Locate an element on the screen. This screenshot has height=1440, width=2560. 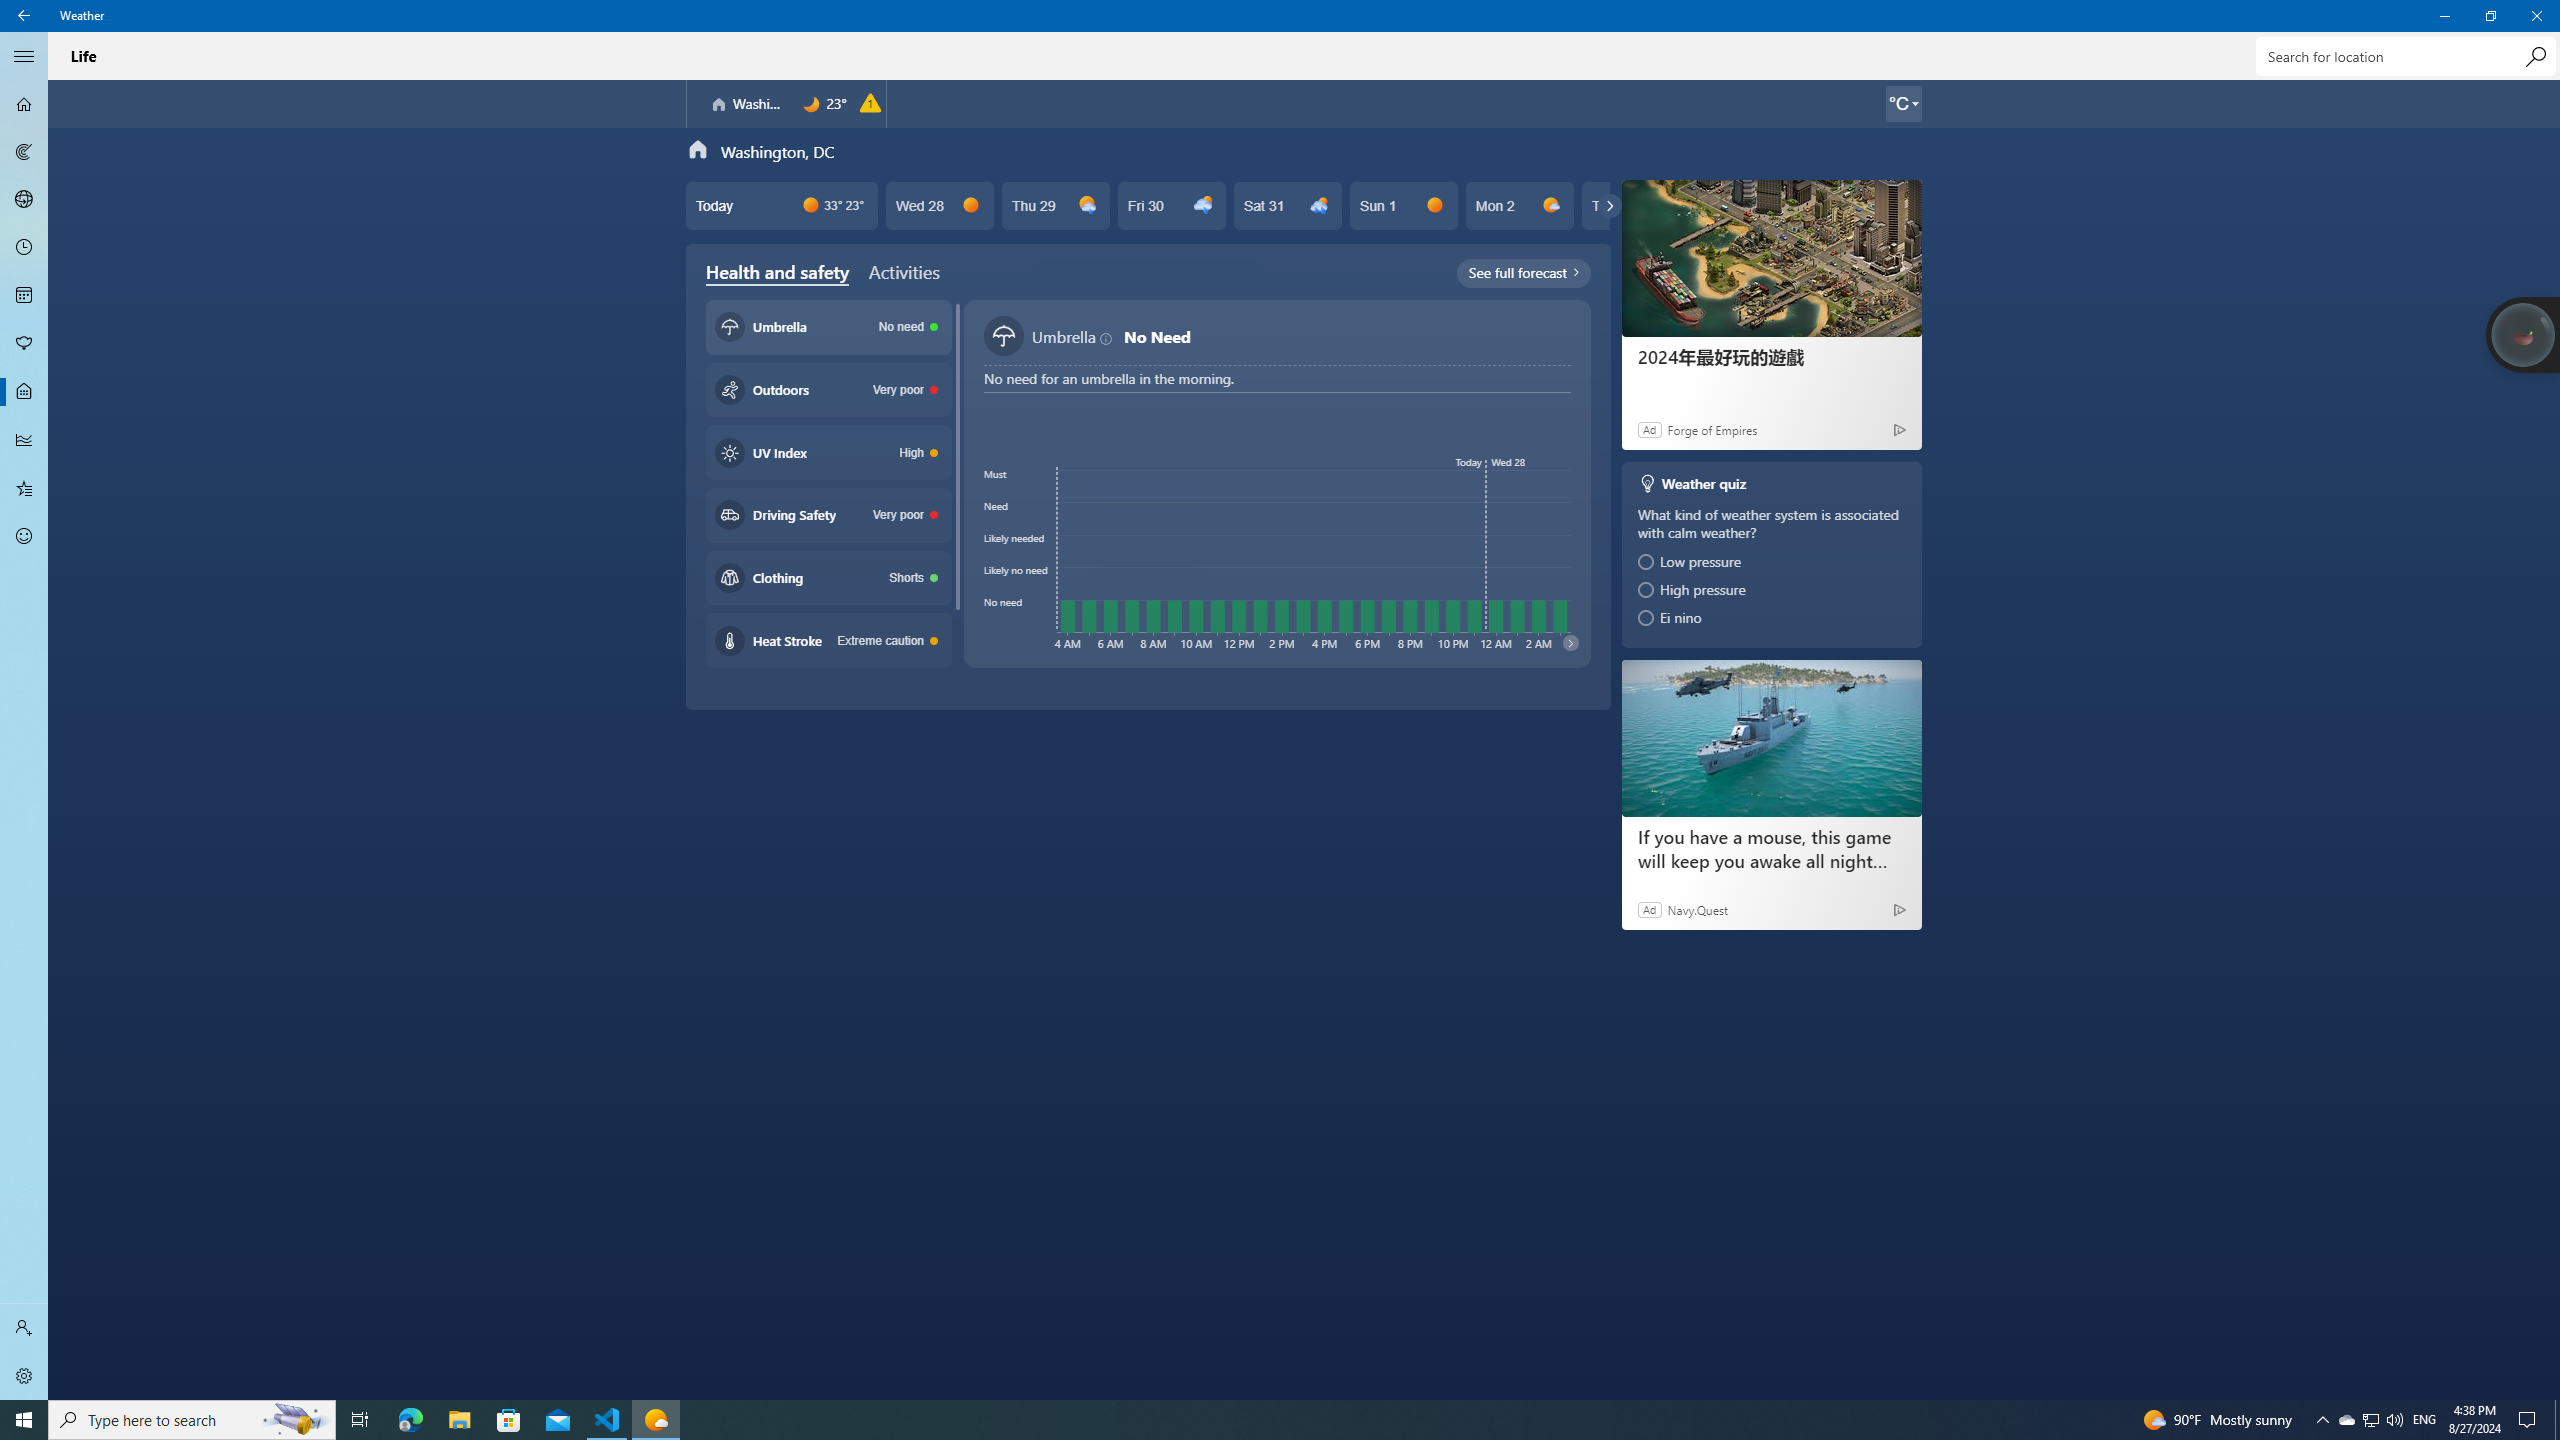
'Minimize Weather' is located at coordinates (2443, 15).